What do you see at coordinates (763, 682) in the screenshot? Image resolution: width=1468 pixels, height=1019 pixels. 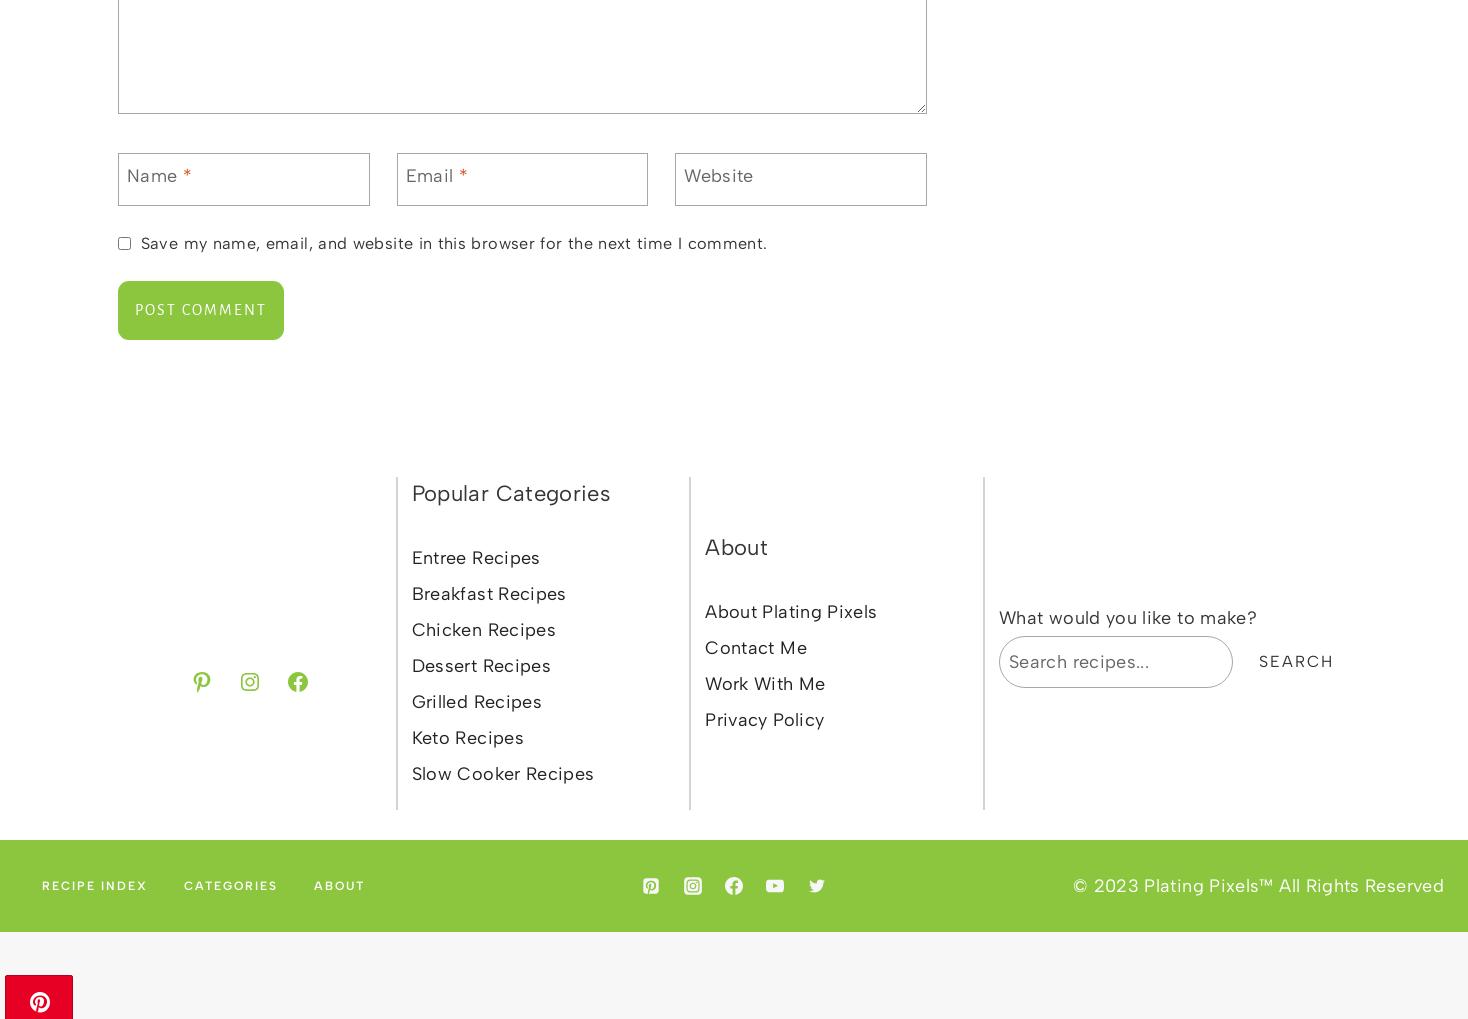 I see `'Work With Me'` at bounding box center [763, 682].